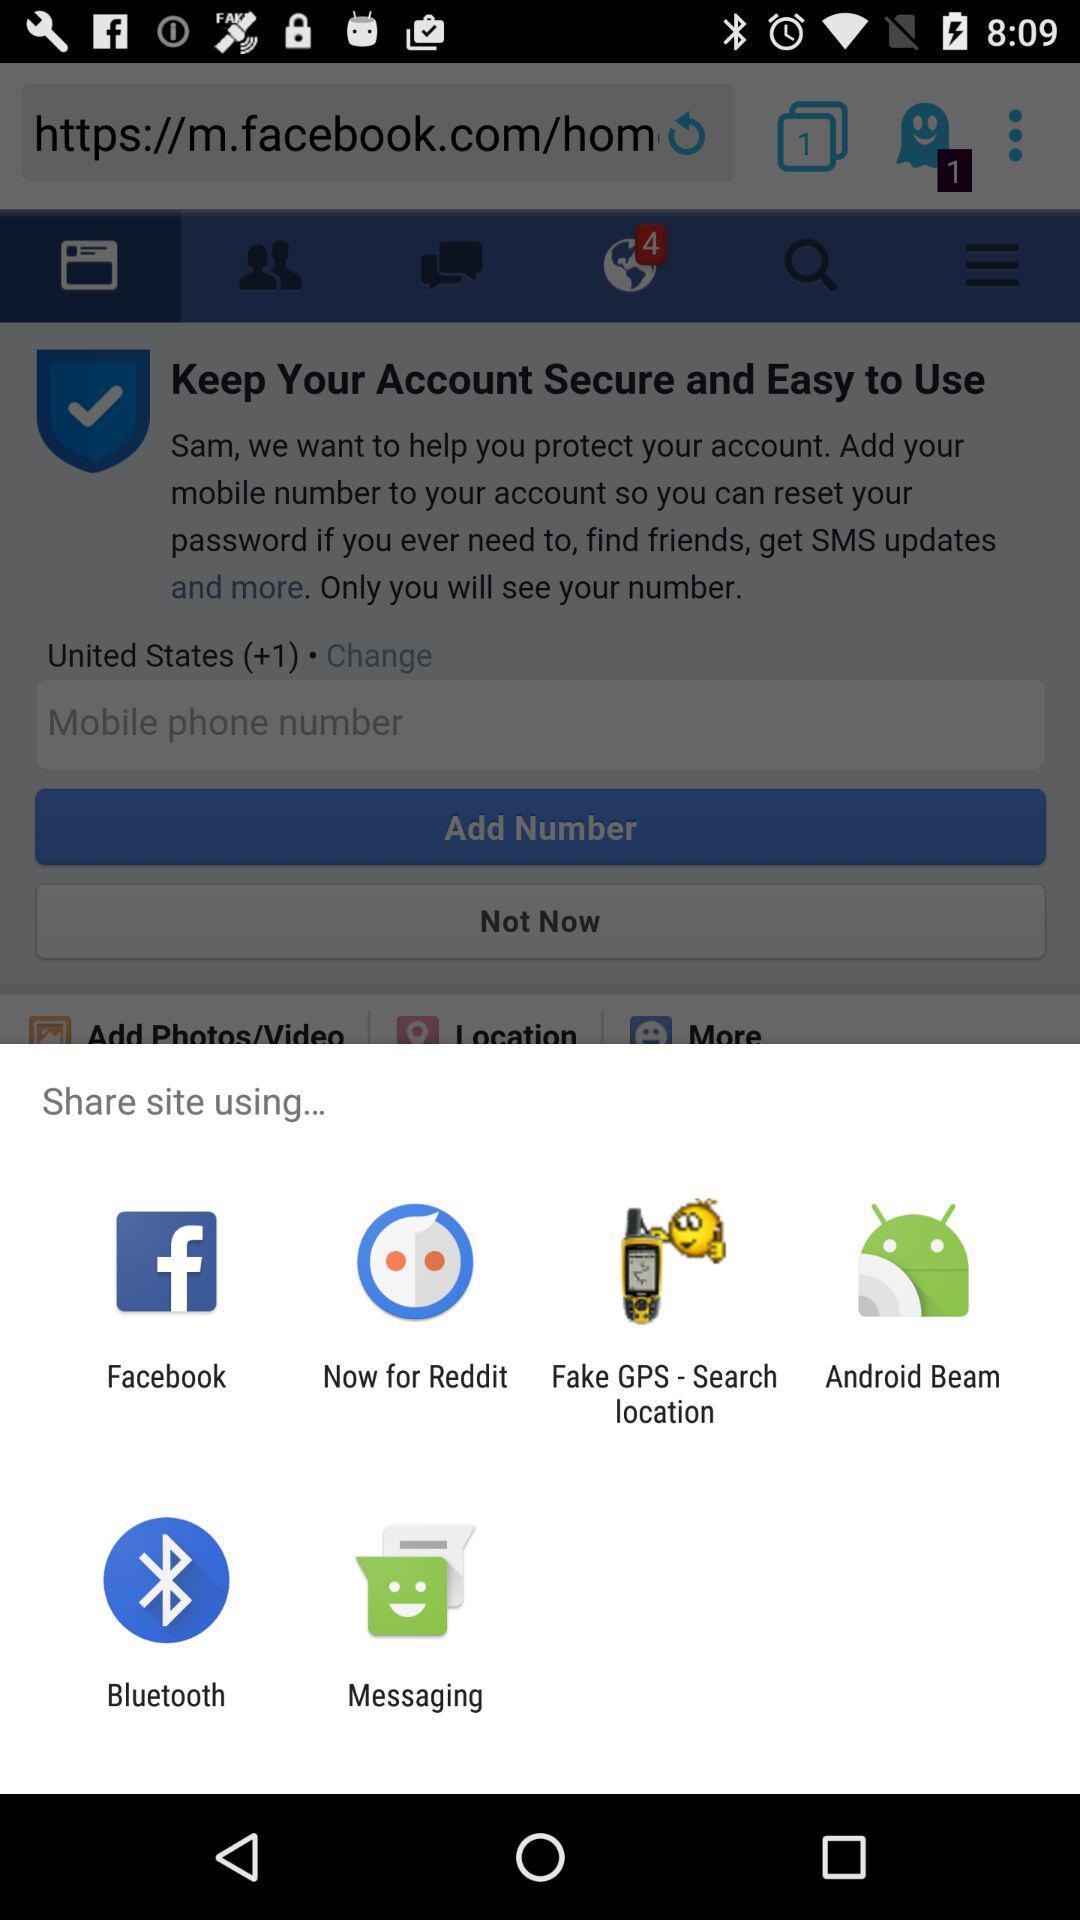 This screenshot has height=1920, width=1080. I want to click on the app to the right of the now for reddit icon, so click(664, 1392).